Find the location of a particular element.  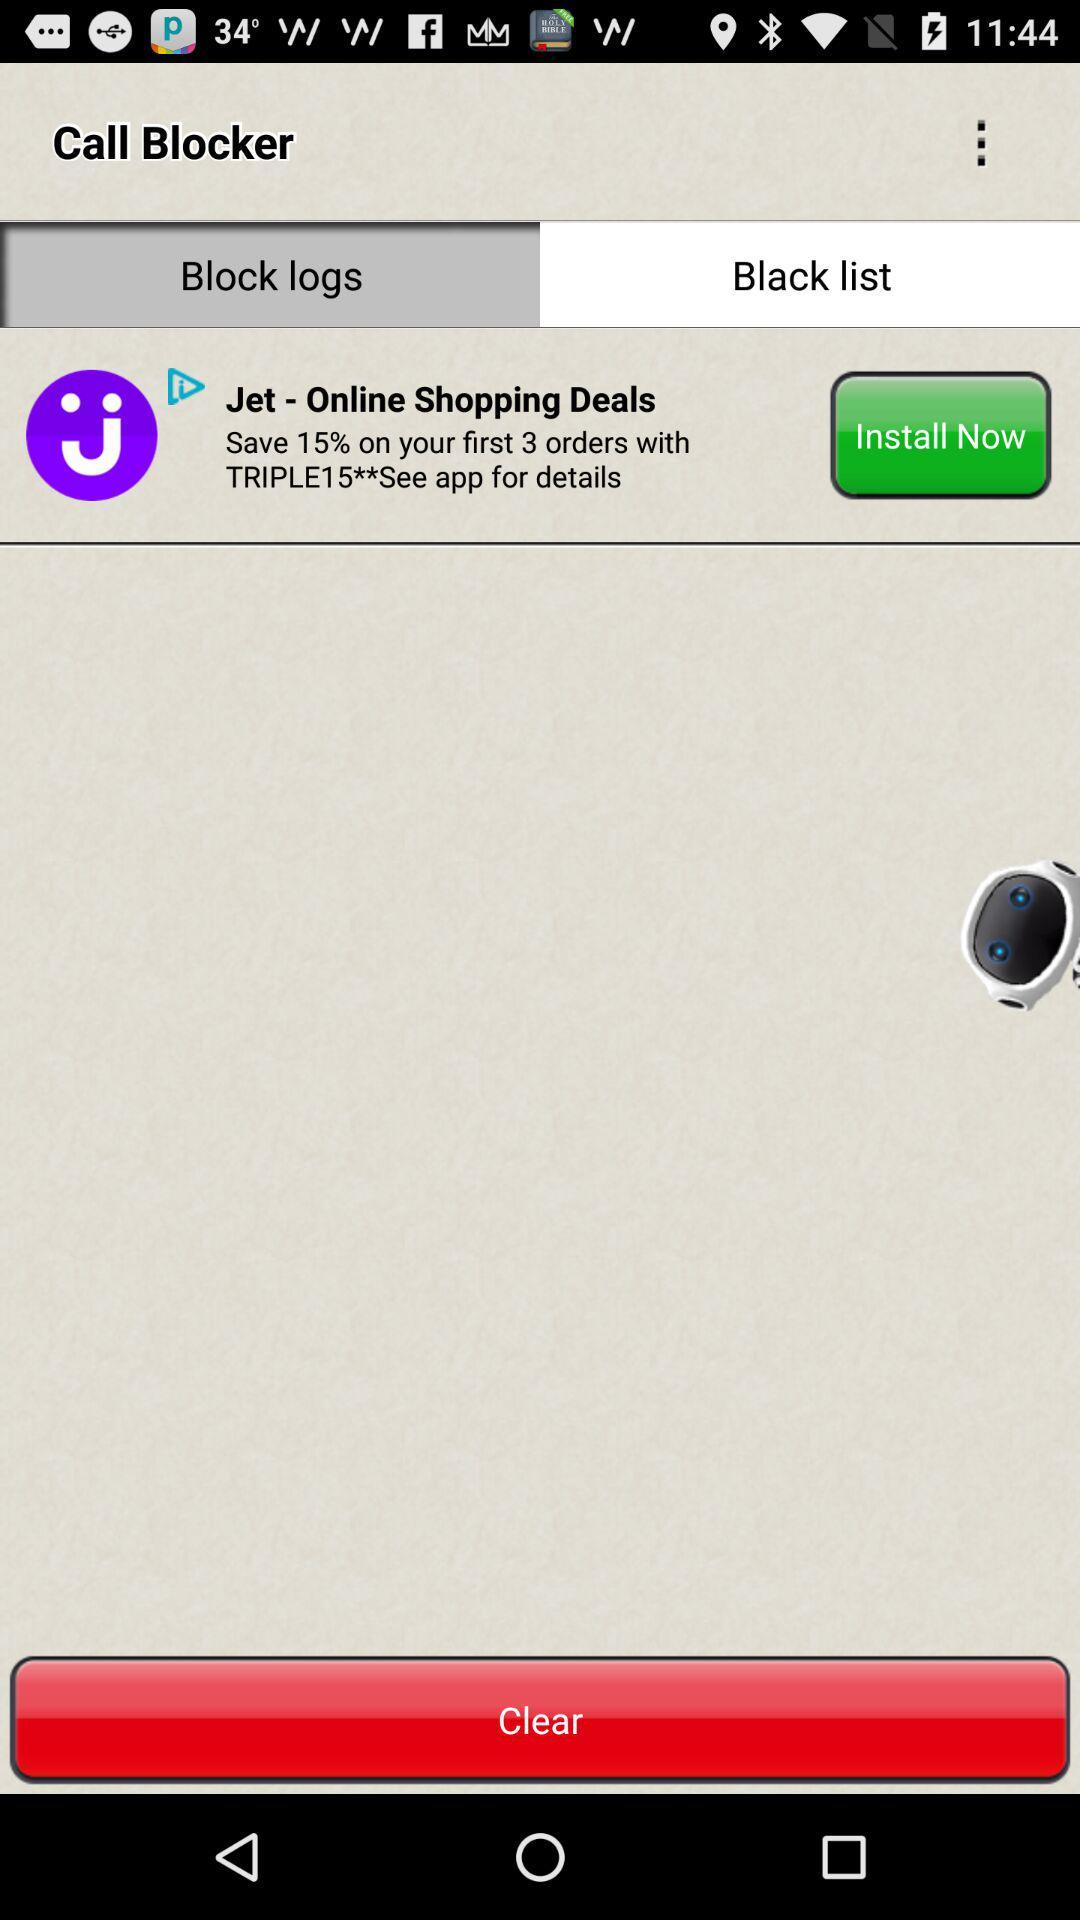

jet online shopping is located at coordinates (439, 398).